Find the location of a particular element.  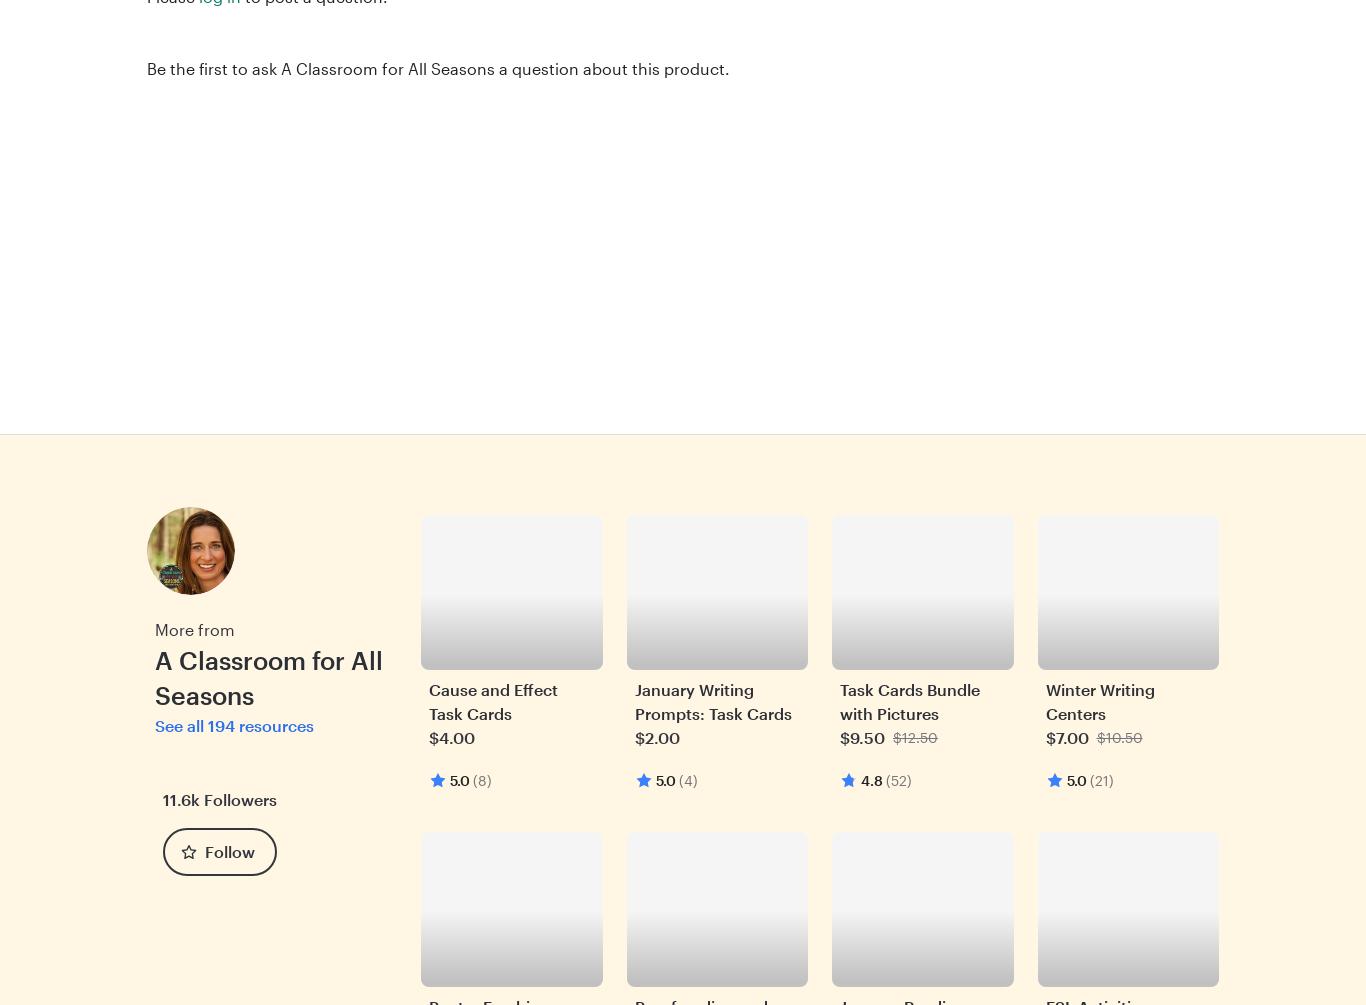

'Cause and Effect Task Cards' is located at coordinates (428, 700).